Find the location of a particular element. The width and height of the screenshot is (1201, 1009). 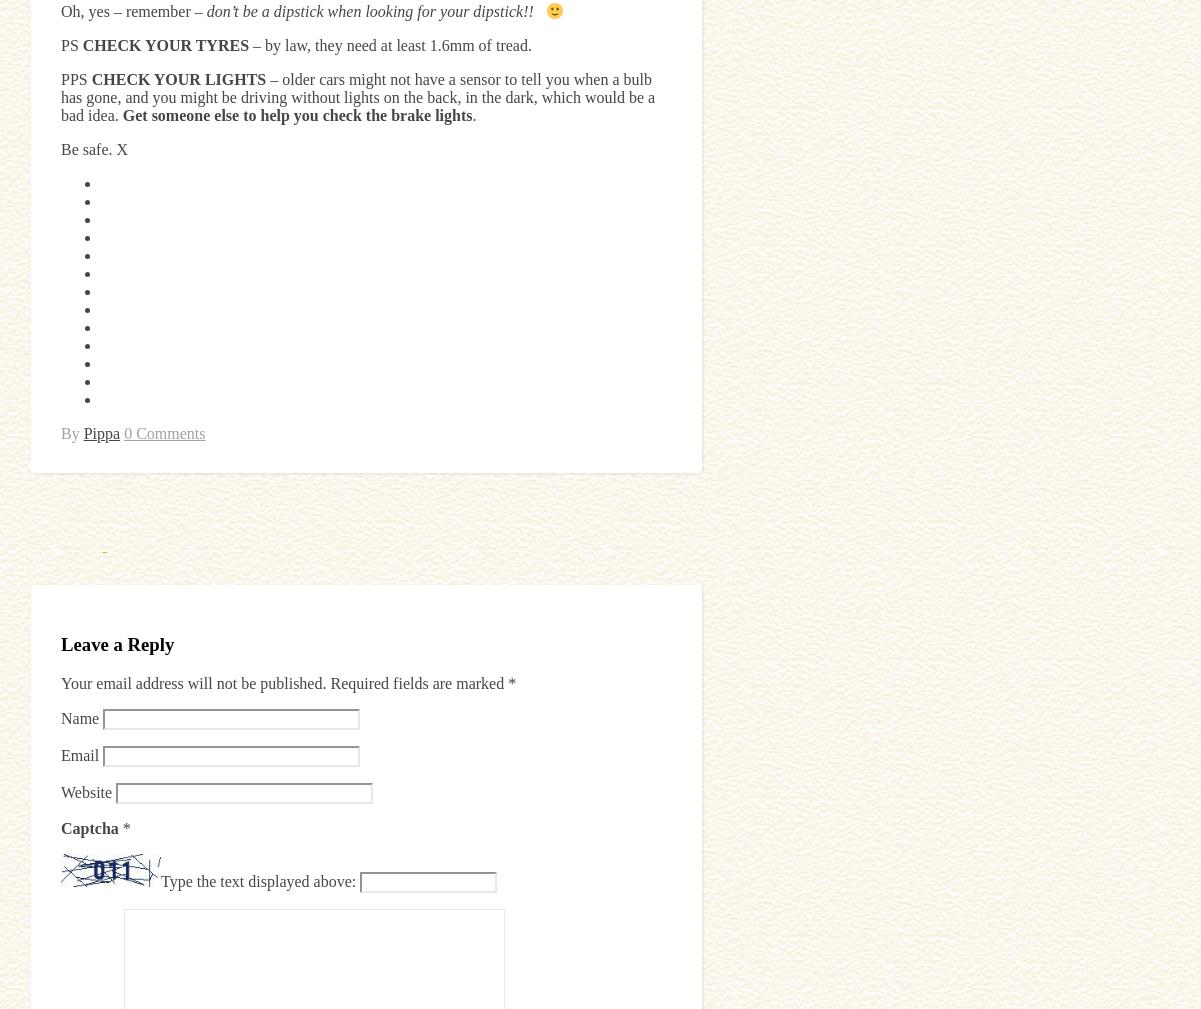

'PPS' is located at coordinates (61, 78).